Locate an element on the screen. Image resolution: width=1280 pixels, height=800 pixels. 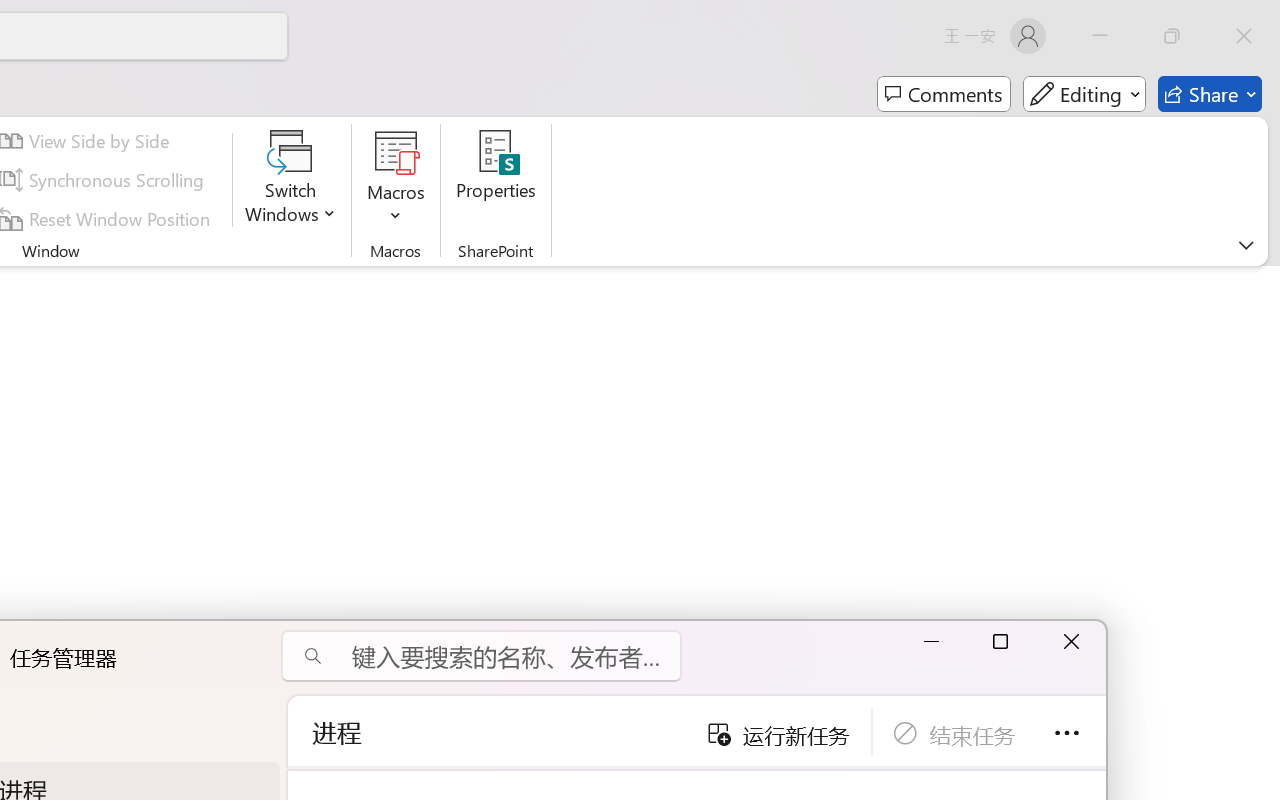
'Macros' is located at coordinates (396, 179).